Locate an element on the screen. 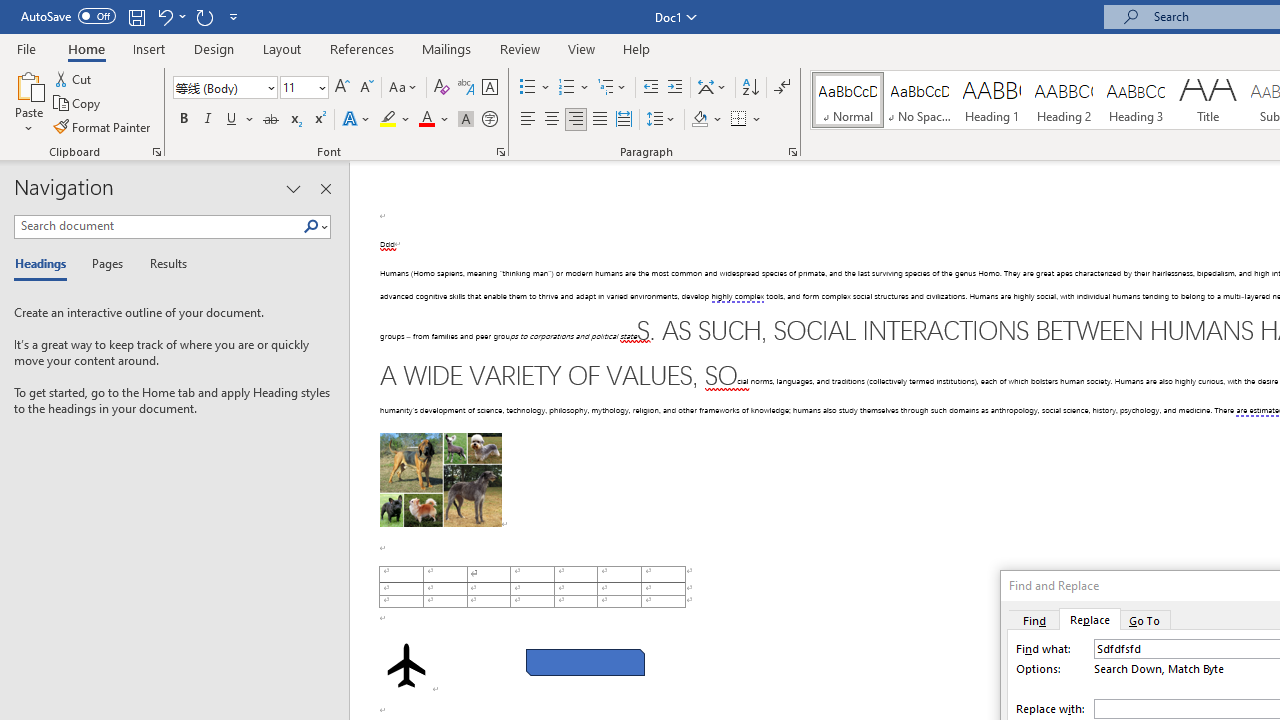 This screenshot has width=1280, height=720. 'Text Highlight Color' is located at coordinates (395, 119).